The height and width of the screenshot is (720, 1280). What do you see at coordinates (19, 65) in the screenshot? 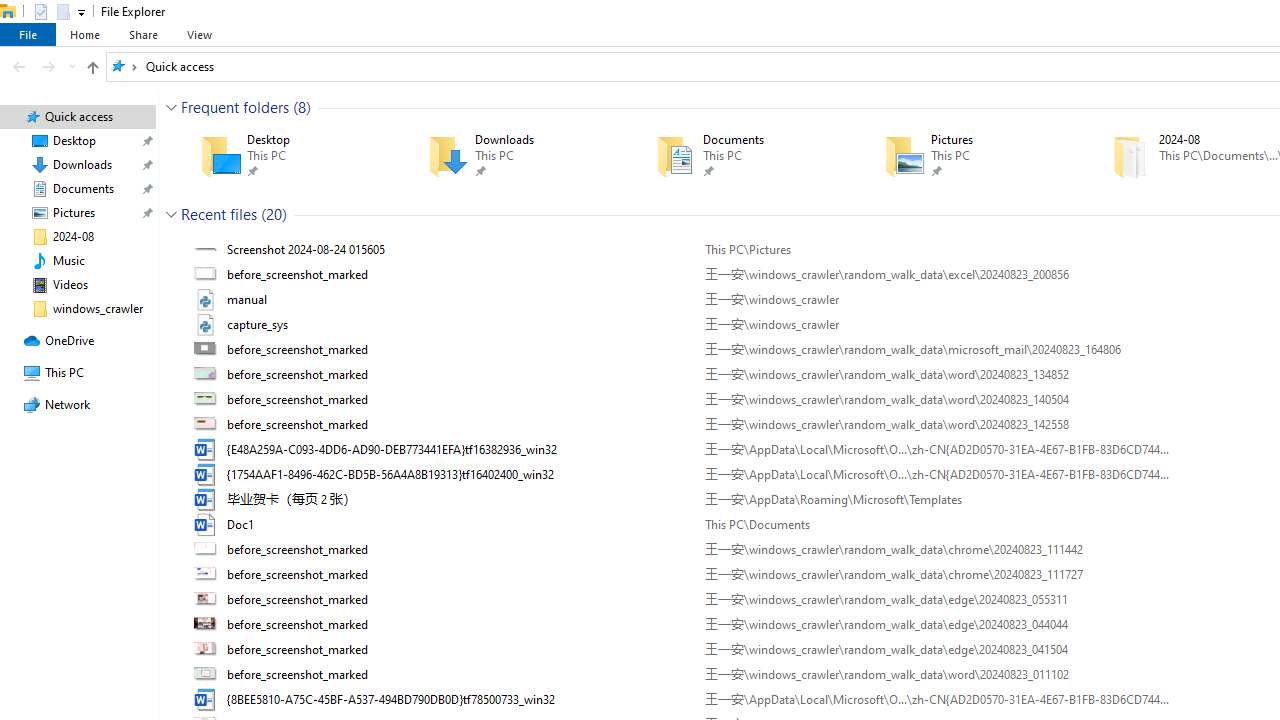
I see `'Back (Alt + Left Arrow)'` at bounding box center [19, 65].